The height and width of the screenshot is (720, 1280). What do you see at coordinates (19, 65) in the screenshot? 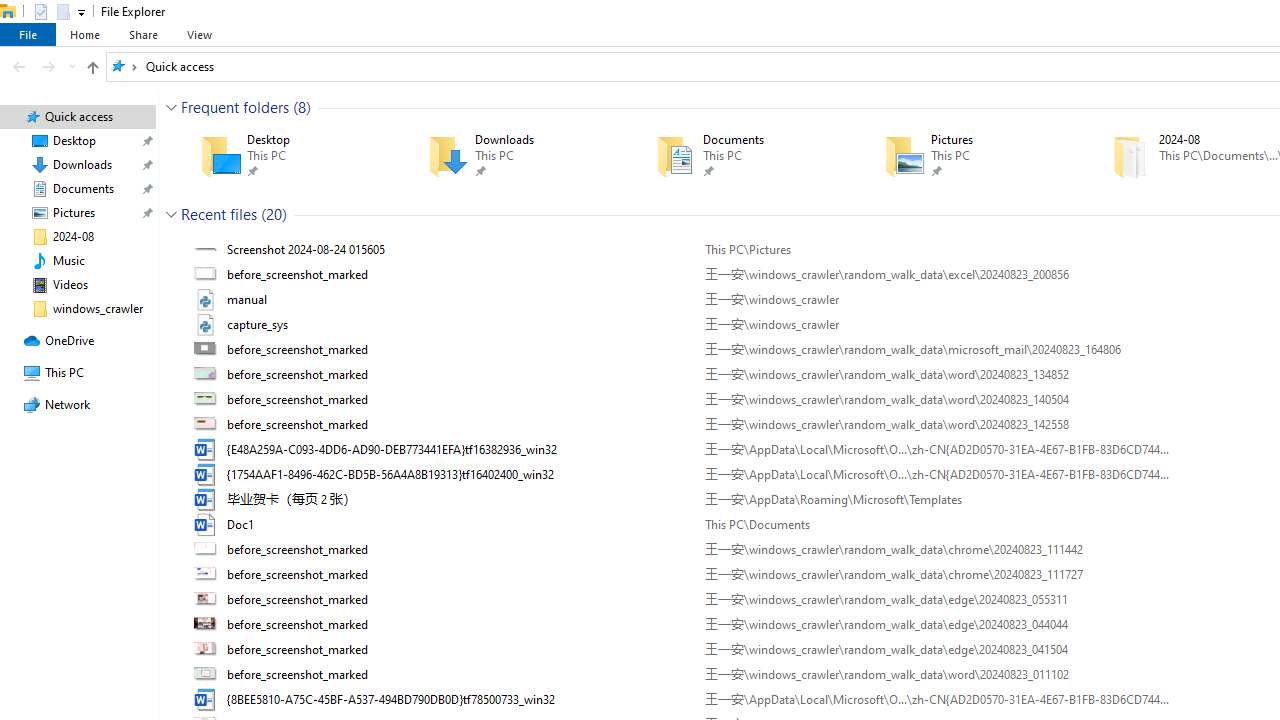
I see `'Back (Alt + Left Arrow)'` at bounding box center [19, 65].